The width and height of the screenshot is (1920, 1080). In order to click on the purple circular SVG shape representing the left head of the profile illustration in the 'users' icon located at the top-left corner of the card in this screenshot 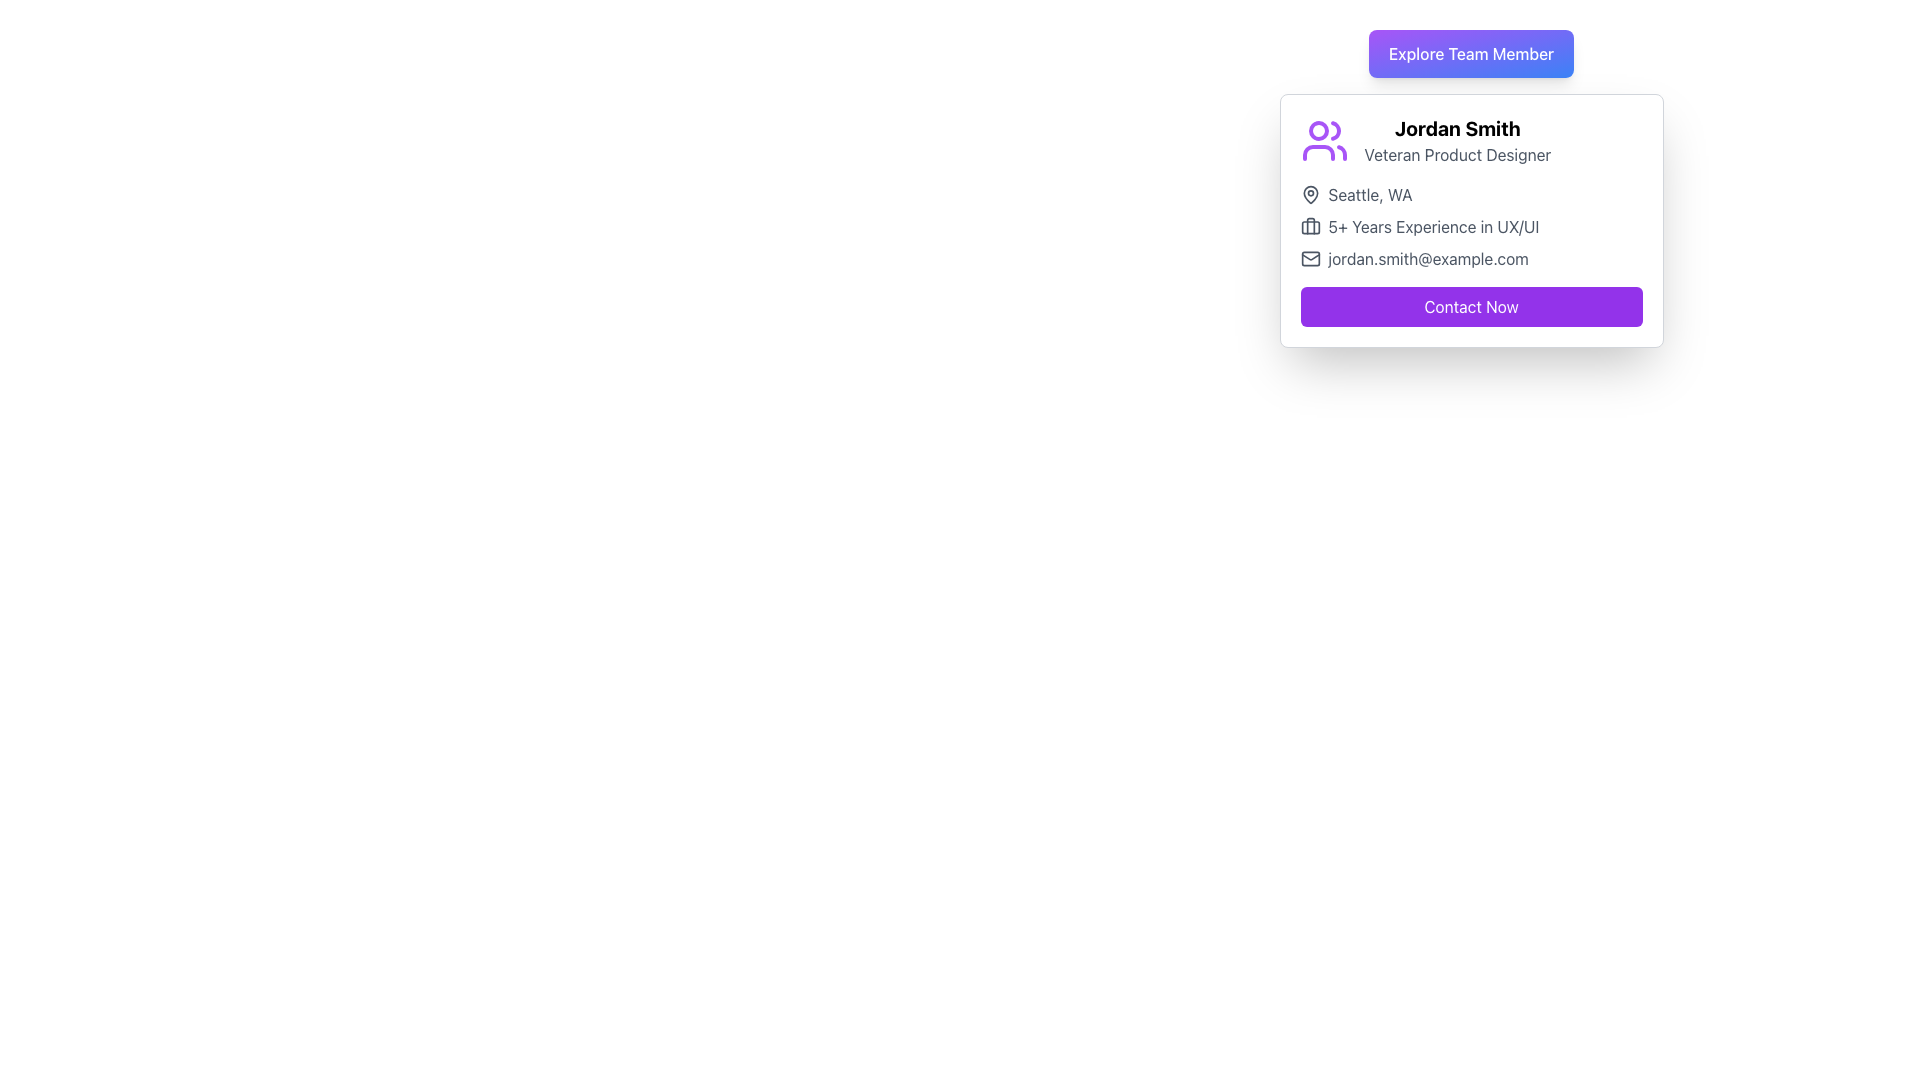, I will do `click(1318, 131)`.